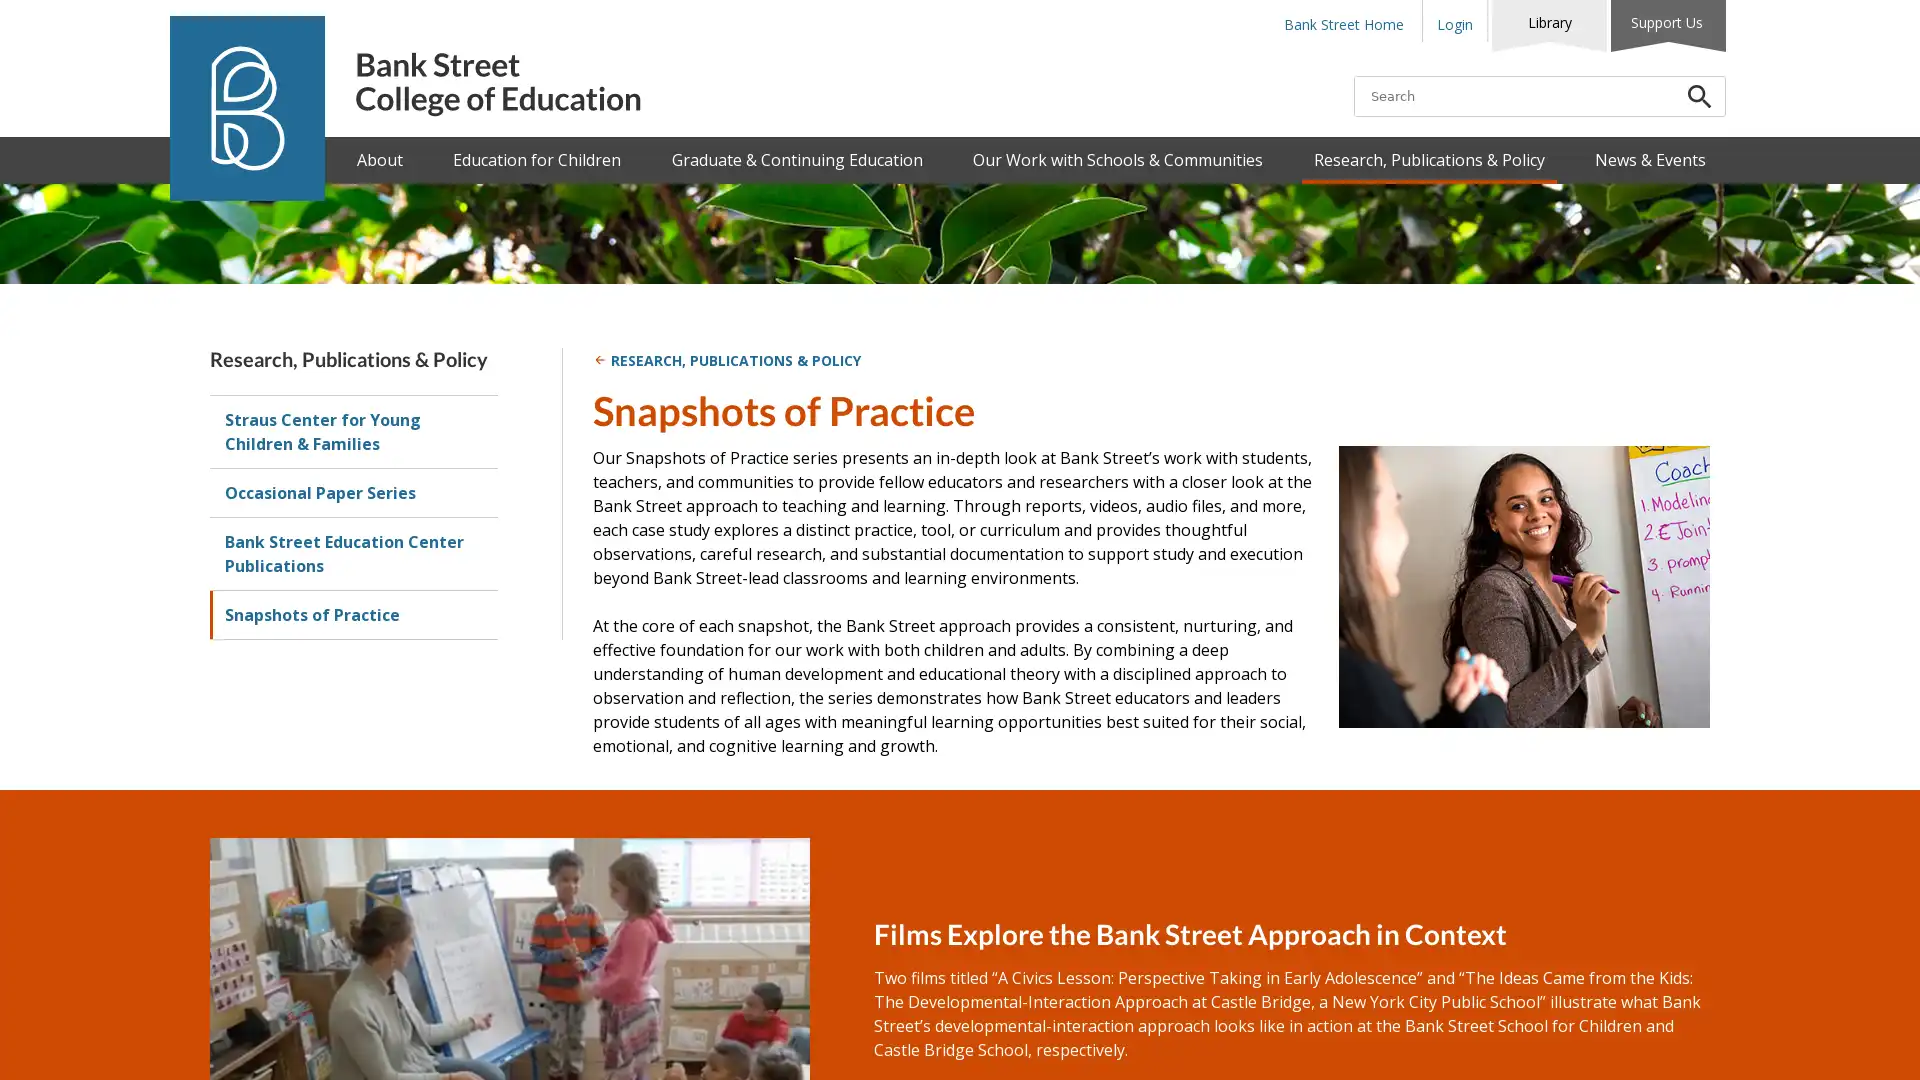  What do you see at coordinates (1117, 159) in the screenshot?
I see `Our Work with Schools & Communities` at bounding box center [1117, 159].